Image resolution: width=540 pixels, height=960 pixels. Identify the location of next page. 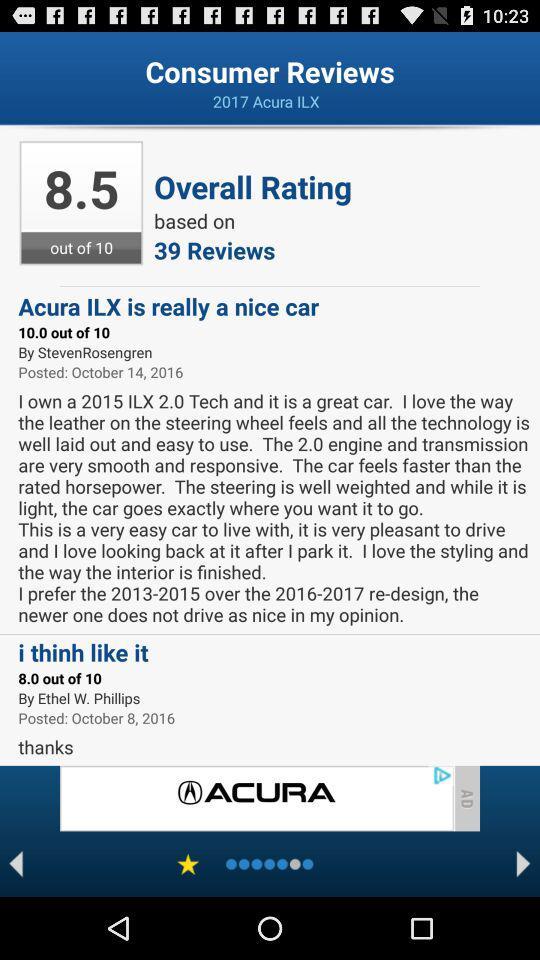
(523, 863).